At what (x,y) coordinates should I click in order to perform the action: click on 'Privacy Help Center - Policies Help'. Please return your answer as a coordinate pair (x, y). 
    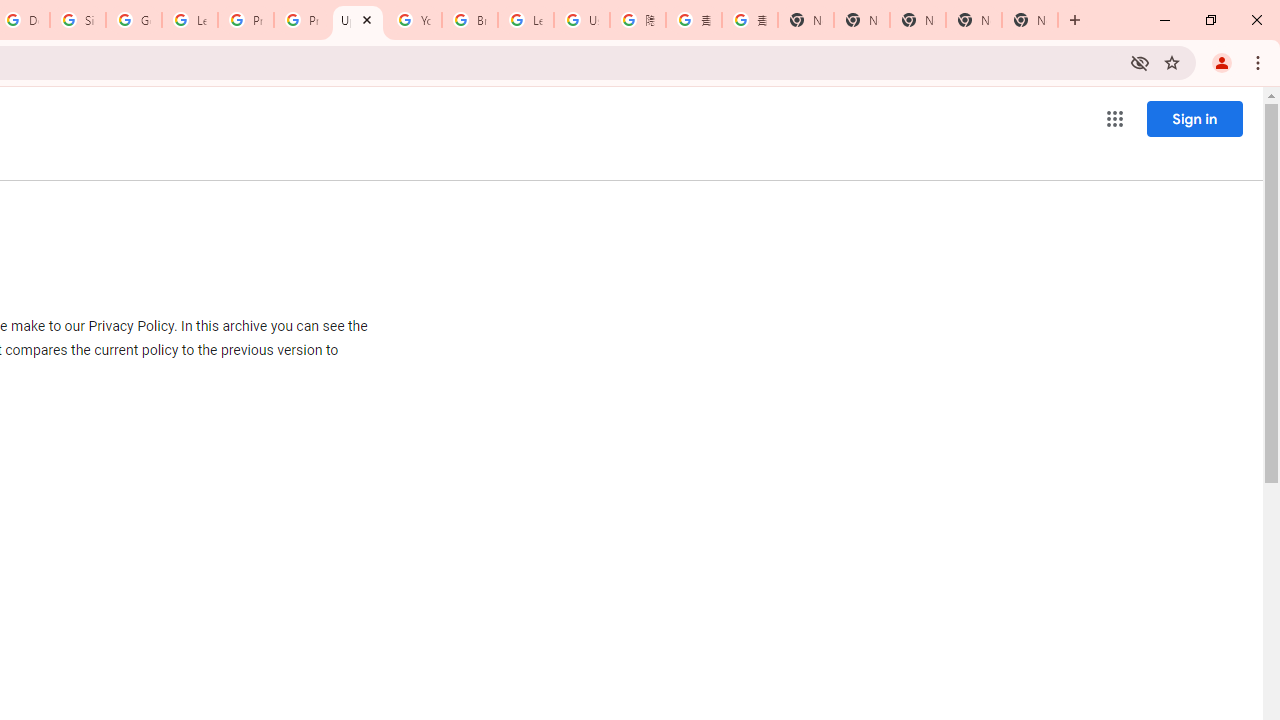
    Looking at the image, I should click on (301, 20).